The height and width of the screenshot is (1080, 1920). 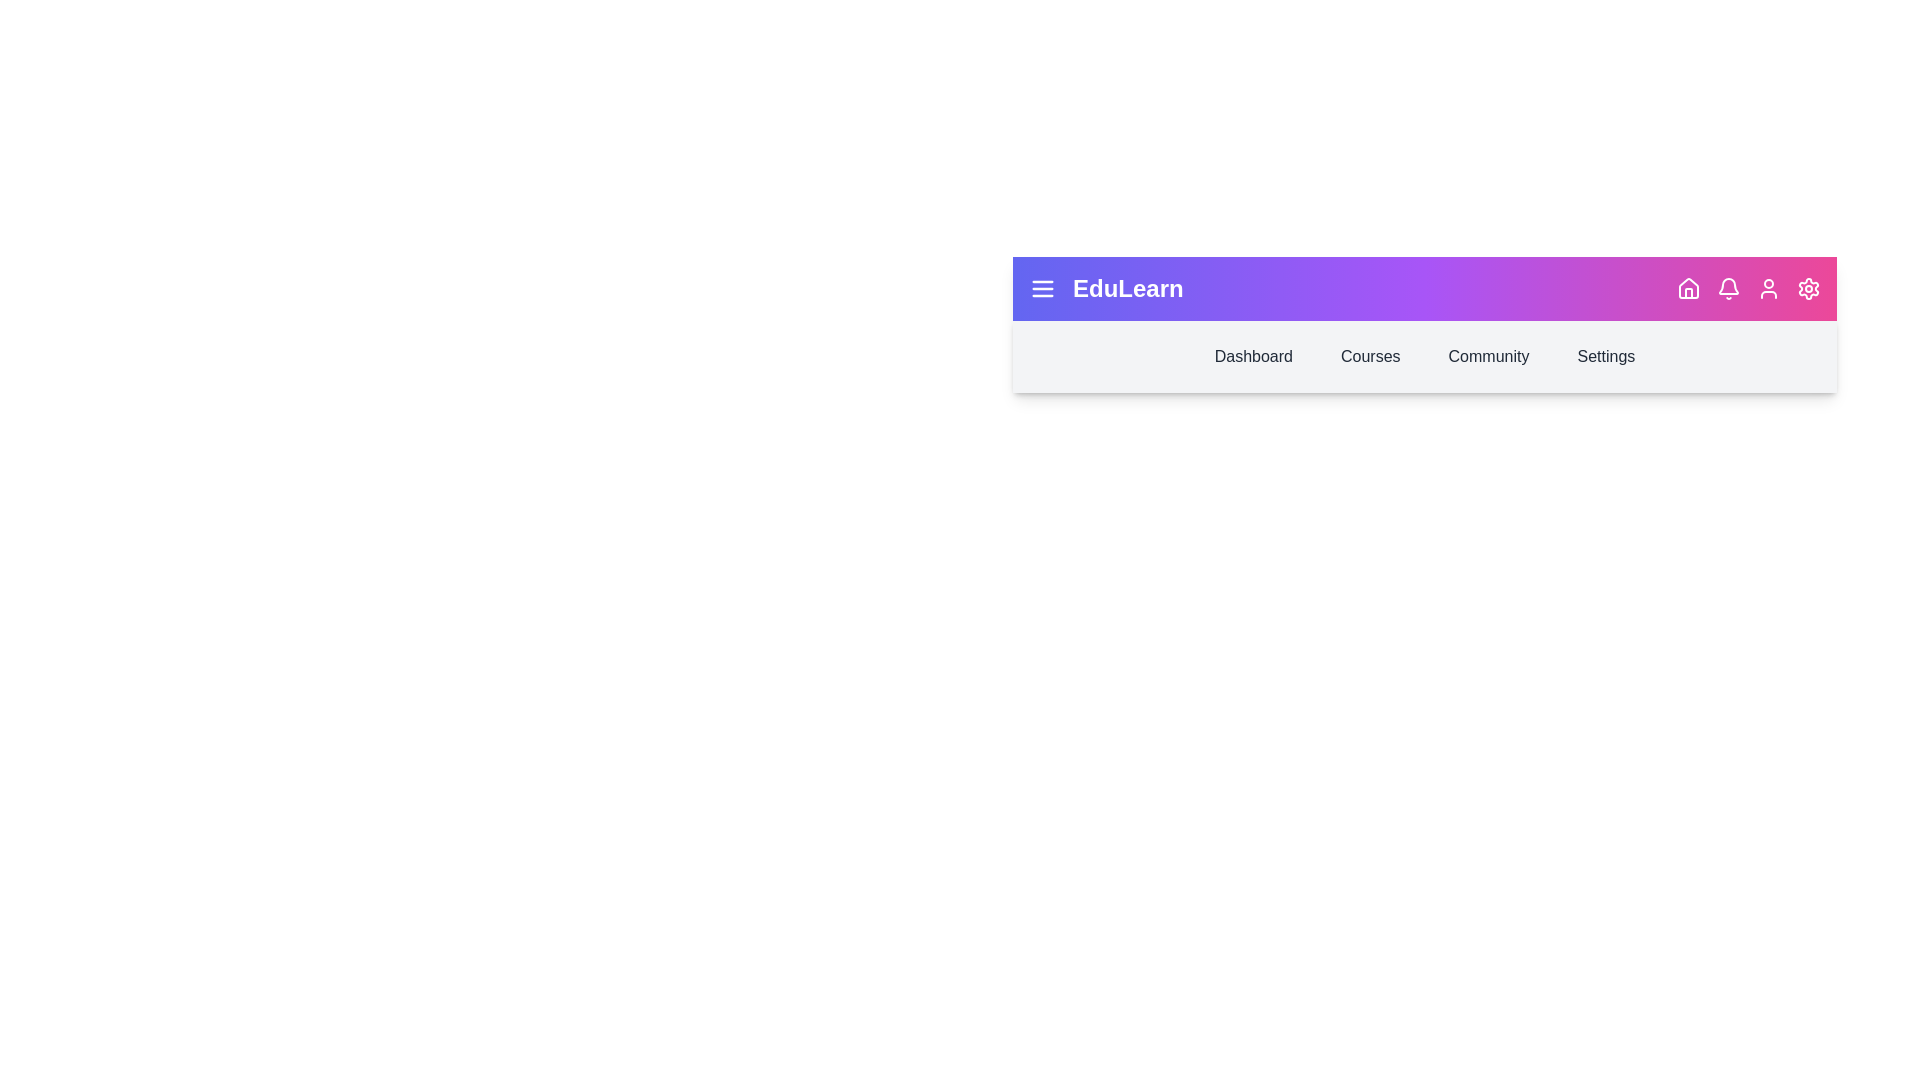 What do you see at coordinates (1252, 356) in the screenshot?
I see `the Dashboard navigation link in the header` at bounding box center [1252, 356].